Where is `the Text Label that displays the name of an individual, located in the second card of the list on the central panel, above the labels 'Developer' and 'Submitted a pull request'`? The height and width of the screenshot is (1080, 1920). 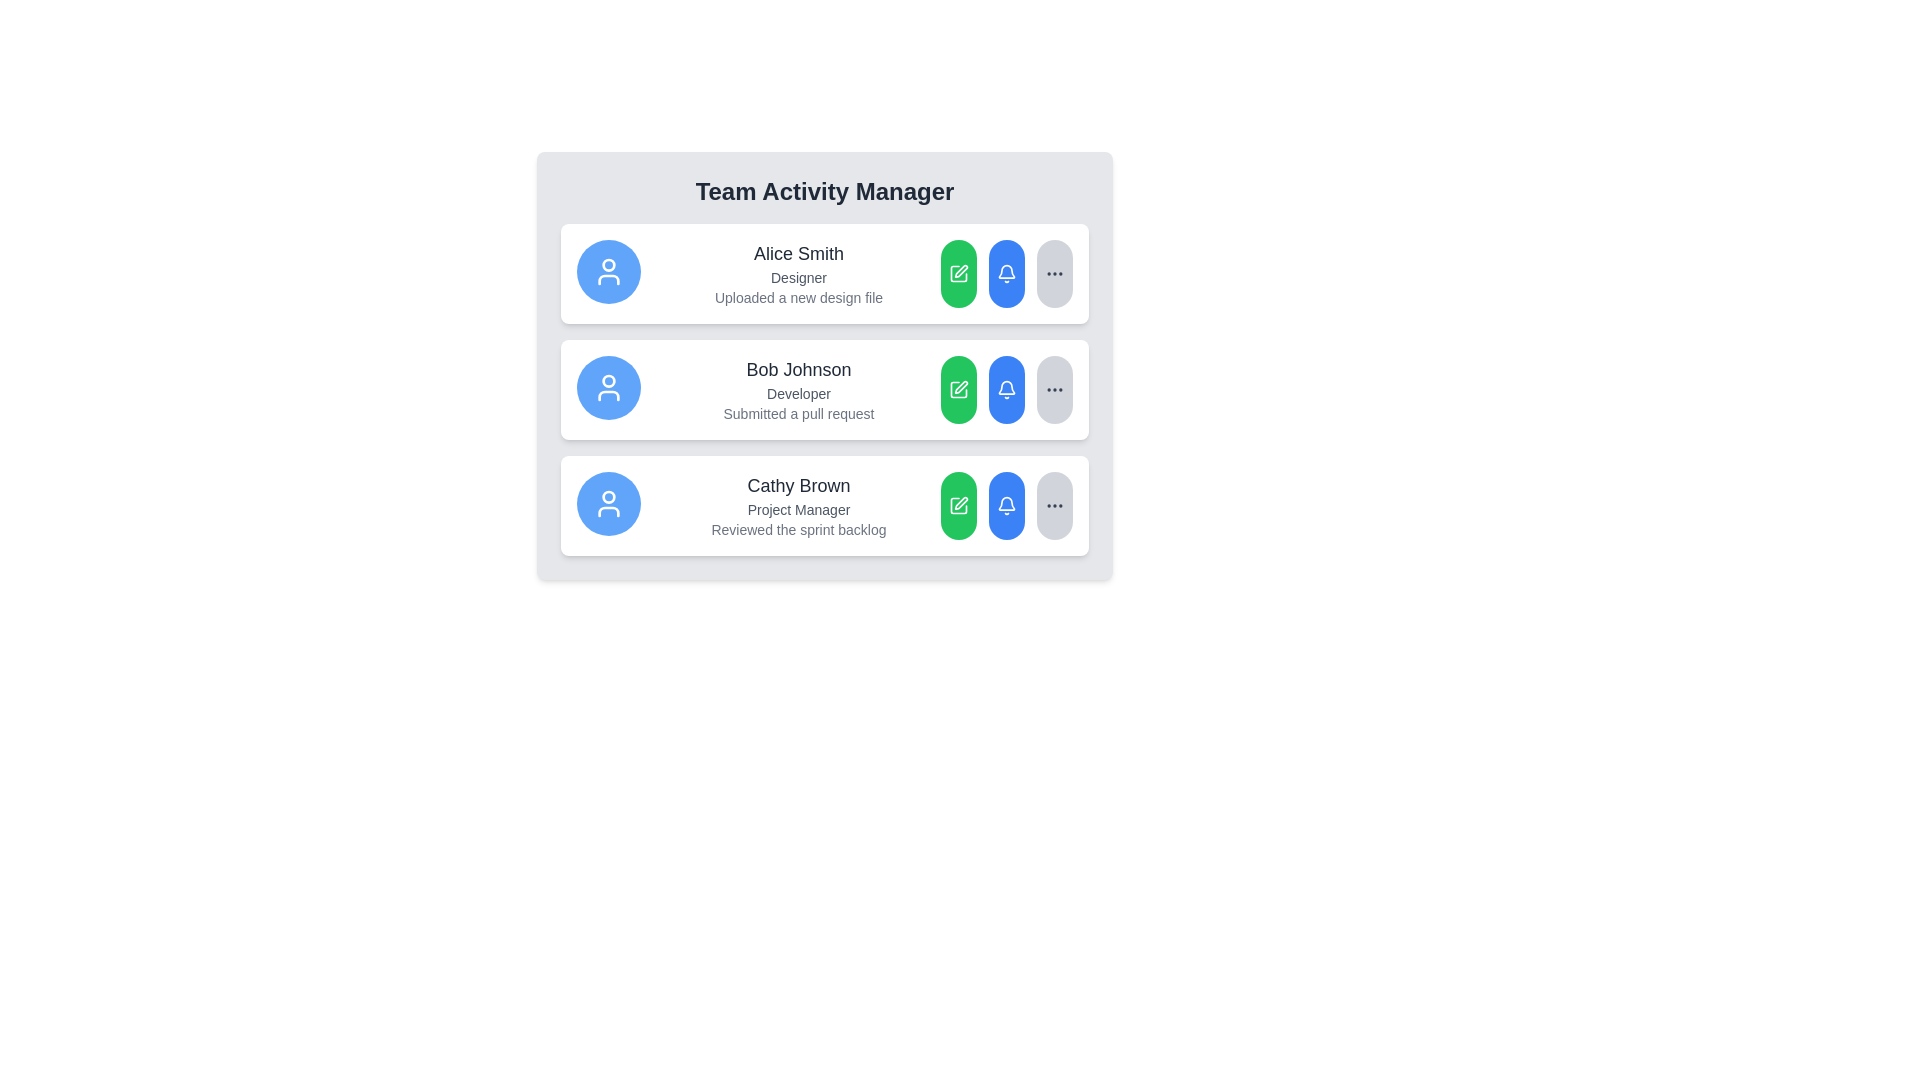
the Text Label that displays the name of an individual, located in the second card of the list on the central panel, above the labels 'Developer' and 'Submitted a pull request' is located at coordinates (797, 370).